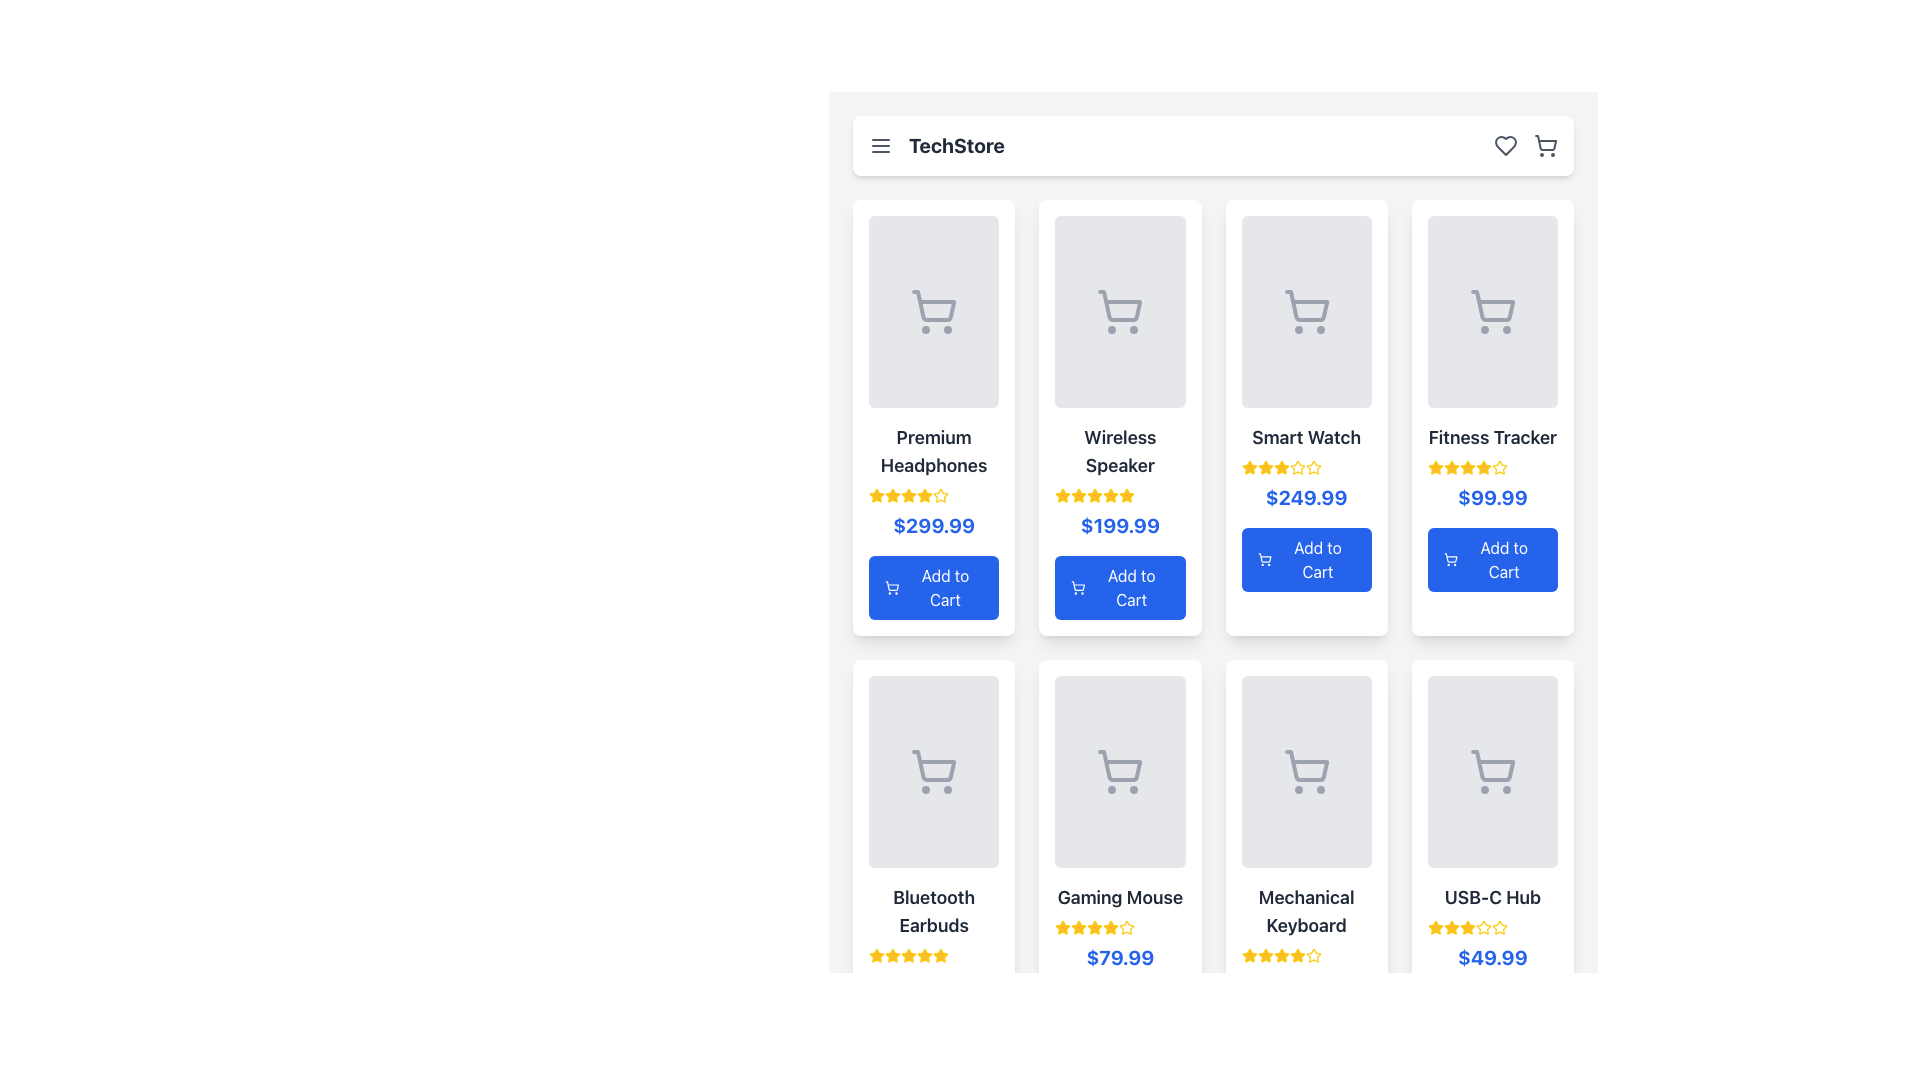  I want to click on the gray shopping cart icon with circular wheels located in the third card of the first row in the grid layout, so click(1306, 312).